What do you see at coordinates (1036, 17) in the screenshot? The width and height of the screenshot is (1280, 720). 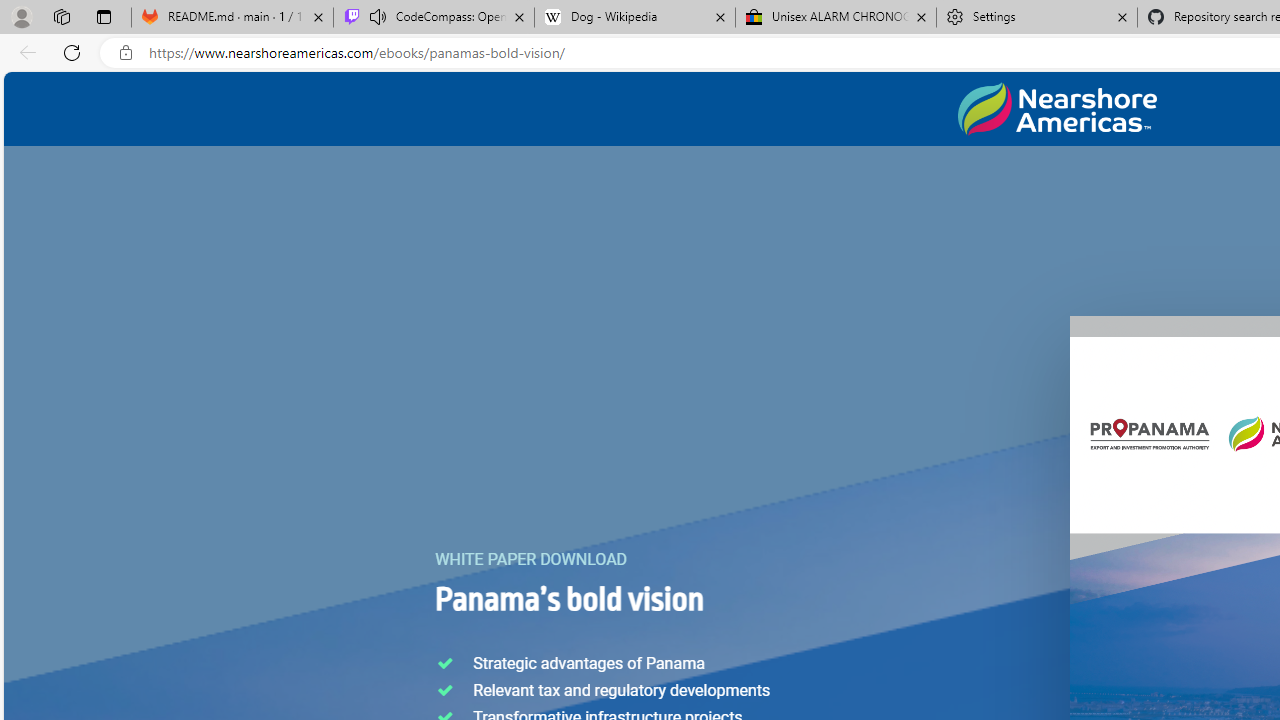 I see `'Settings'` at bounding box center [1036, 17].